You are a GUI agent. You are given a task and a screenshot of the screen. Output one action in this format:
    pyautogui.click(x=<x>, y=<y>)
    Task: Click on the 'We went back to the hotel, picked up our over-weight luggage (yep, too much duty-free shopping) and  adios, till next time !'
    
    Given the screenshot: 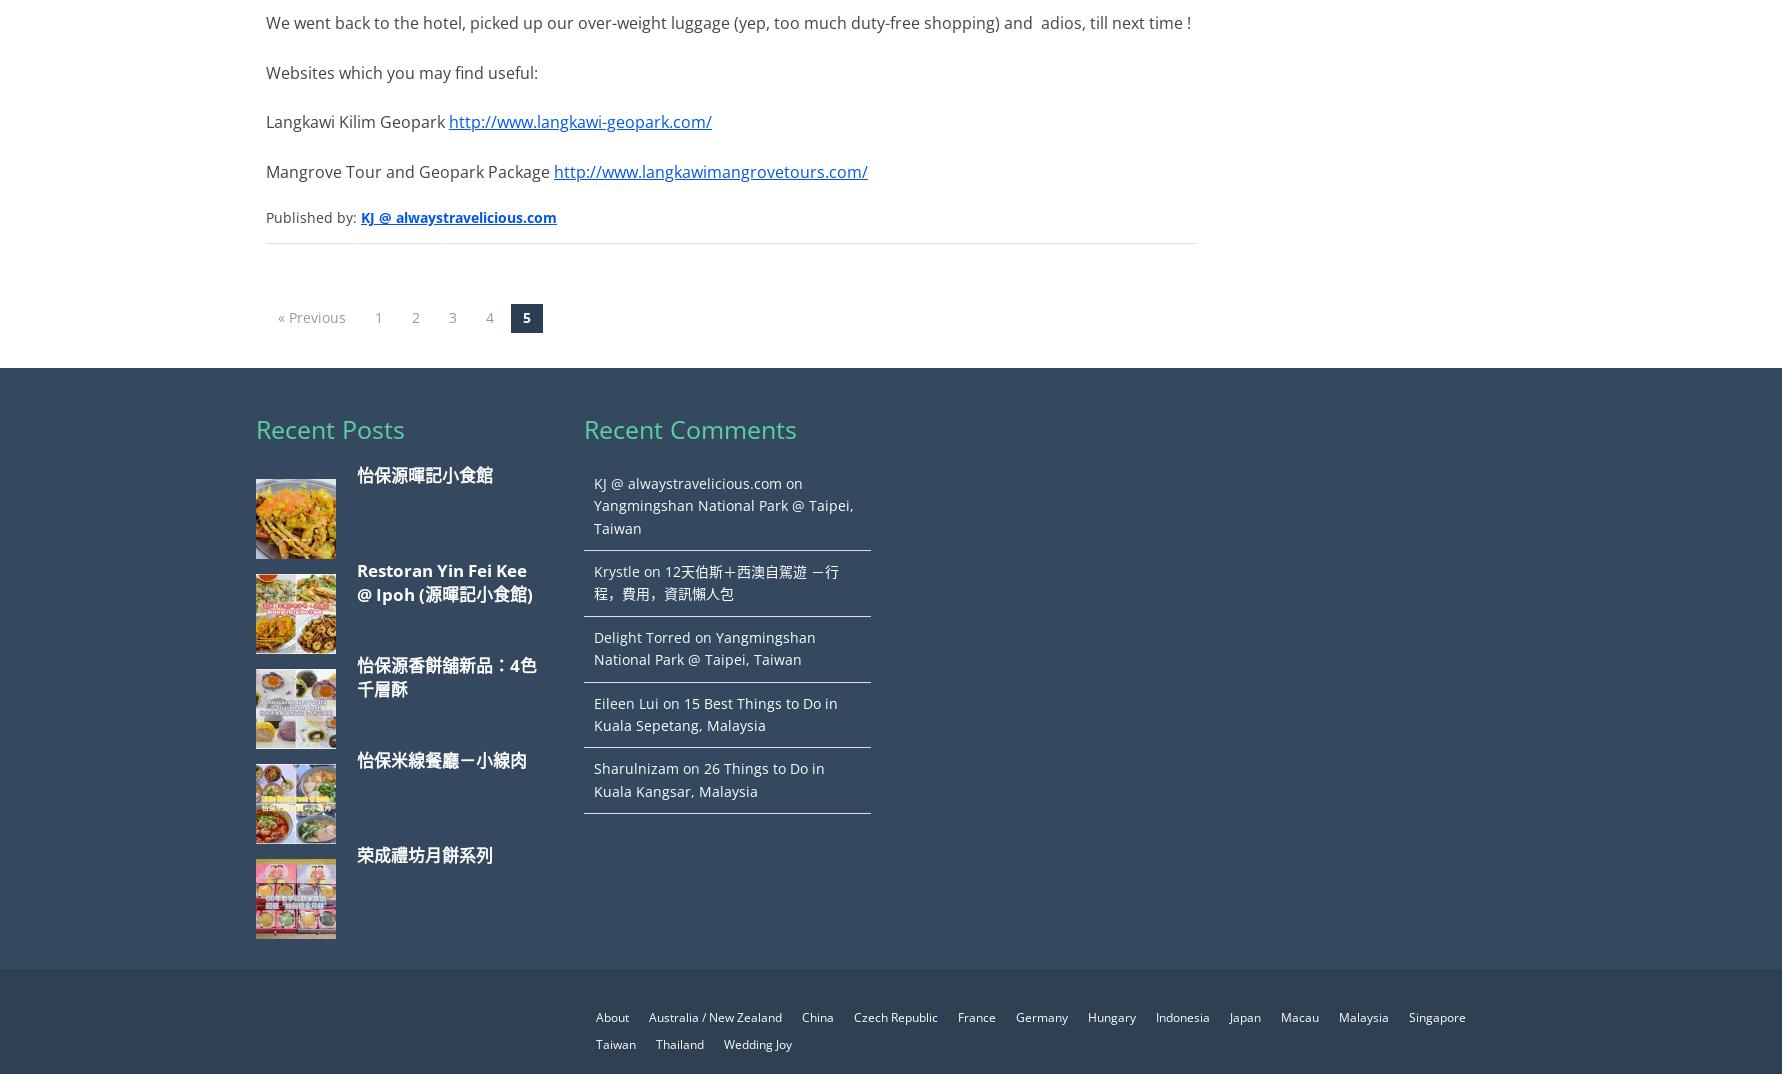 What is the action you would take?
    pyautogui.click(x=728, y=21)
    